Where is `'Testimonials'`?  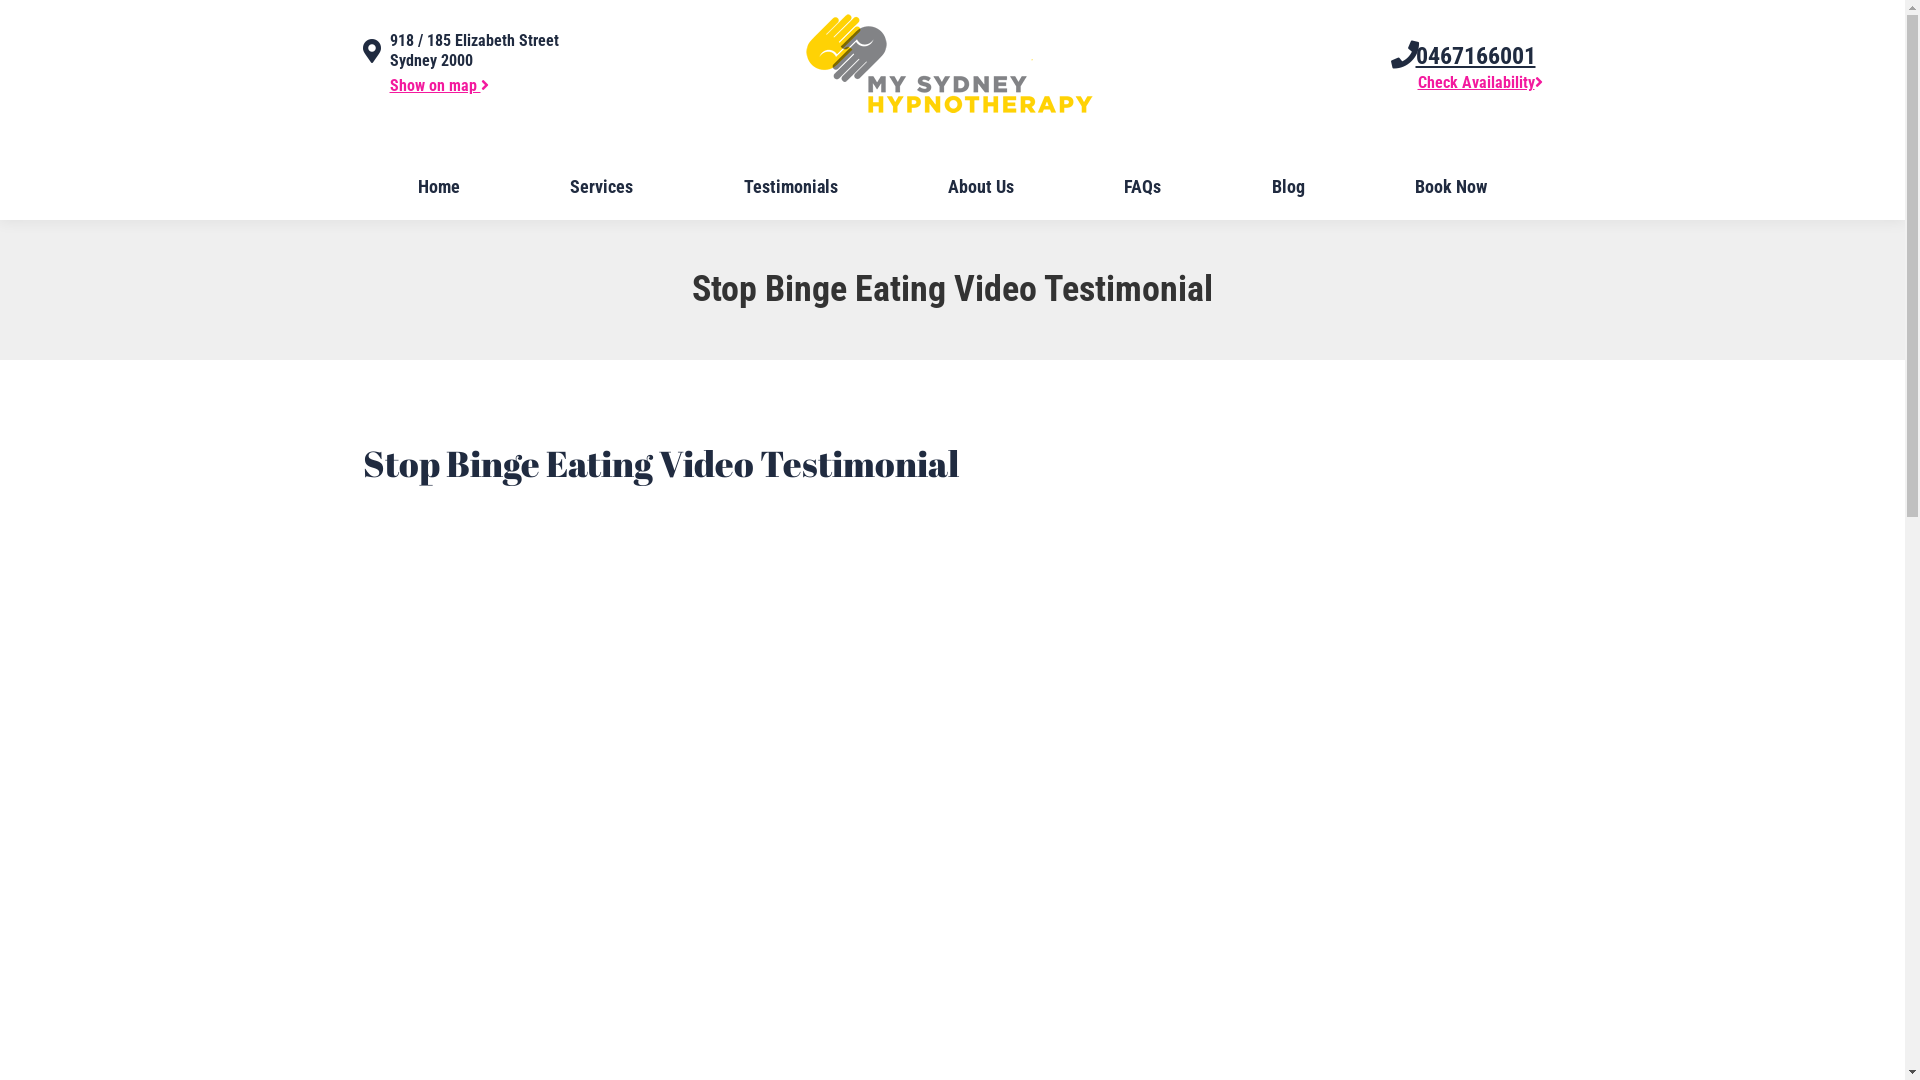 'Testimonials' is located at coordinates (789, 186).